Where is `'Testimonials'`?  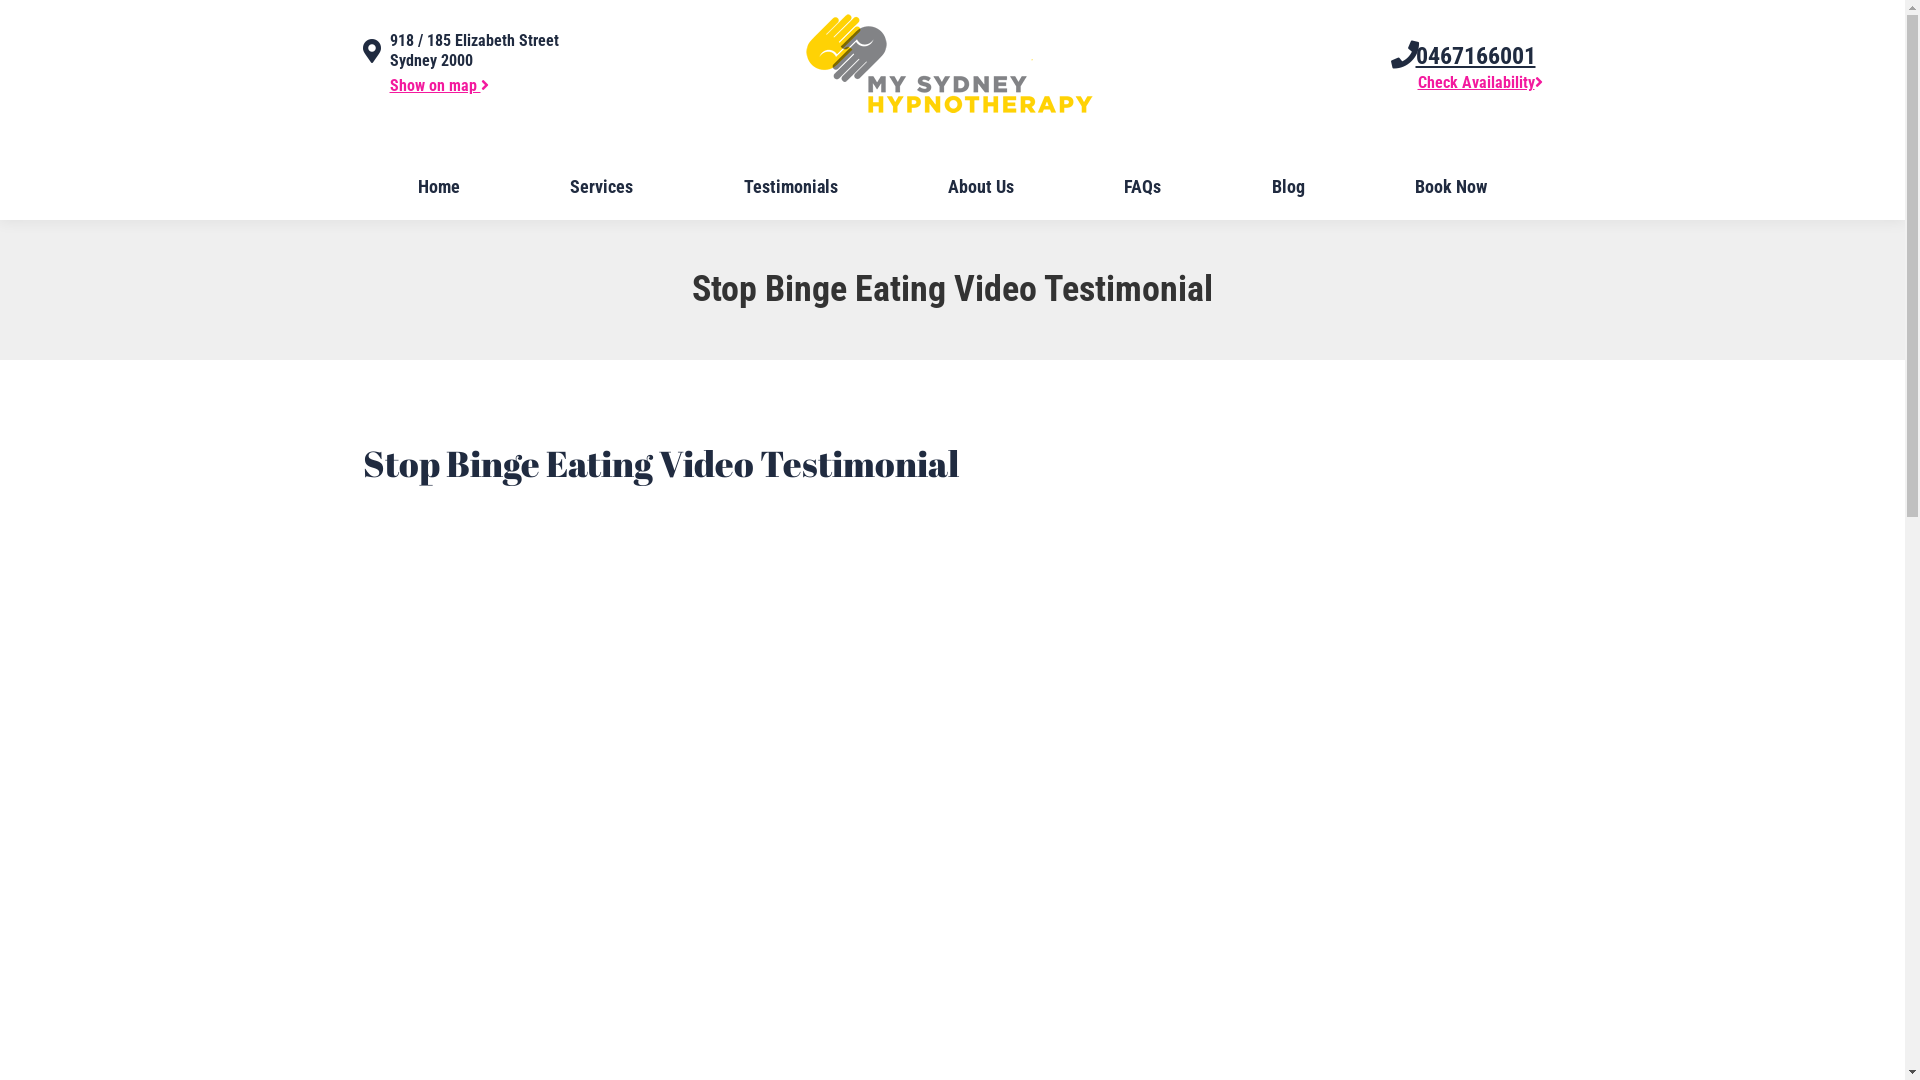 'Testimonials' is located at coordinates (789, 186).